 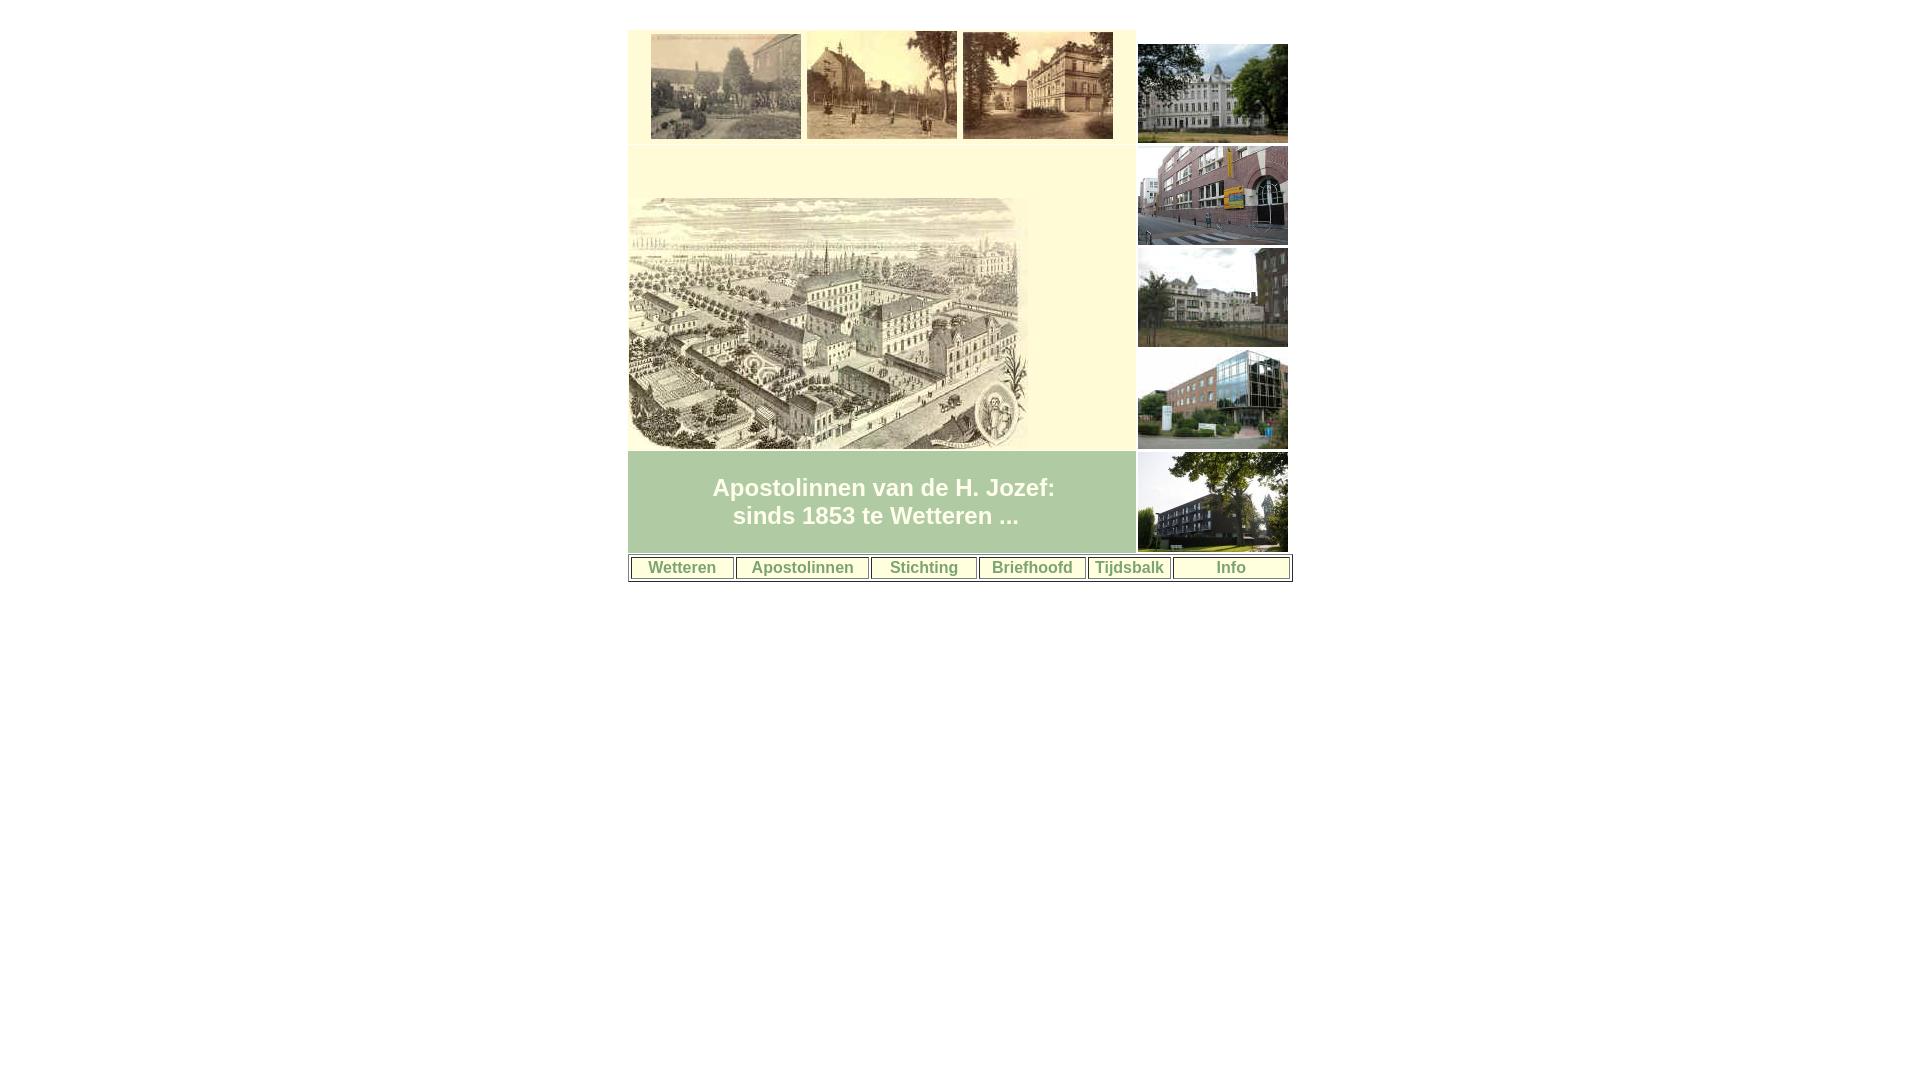 What do you see at coordinates (923, 567) in the screenshot?
I see `'Stichting'` at bounding box center [923, 567].